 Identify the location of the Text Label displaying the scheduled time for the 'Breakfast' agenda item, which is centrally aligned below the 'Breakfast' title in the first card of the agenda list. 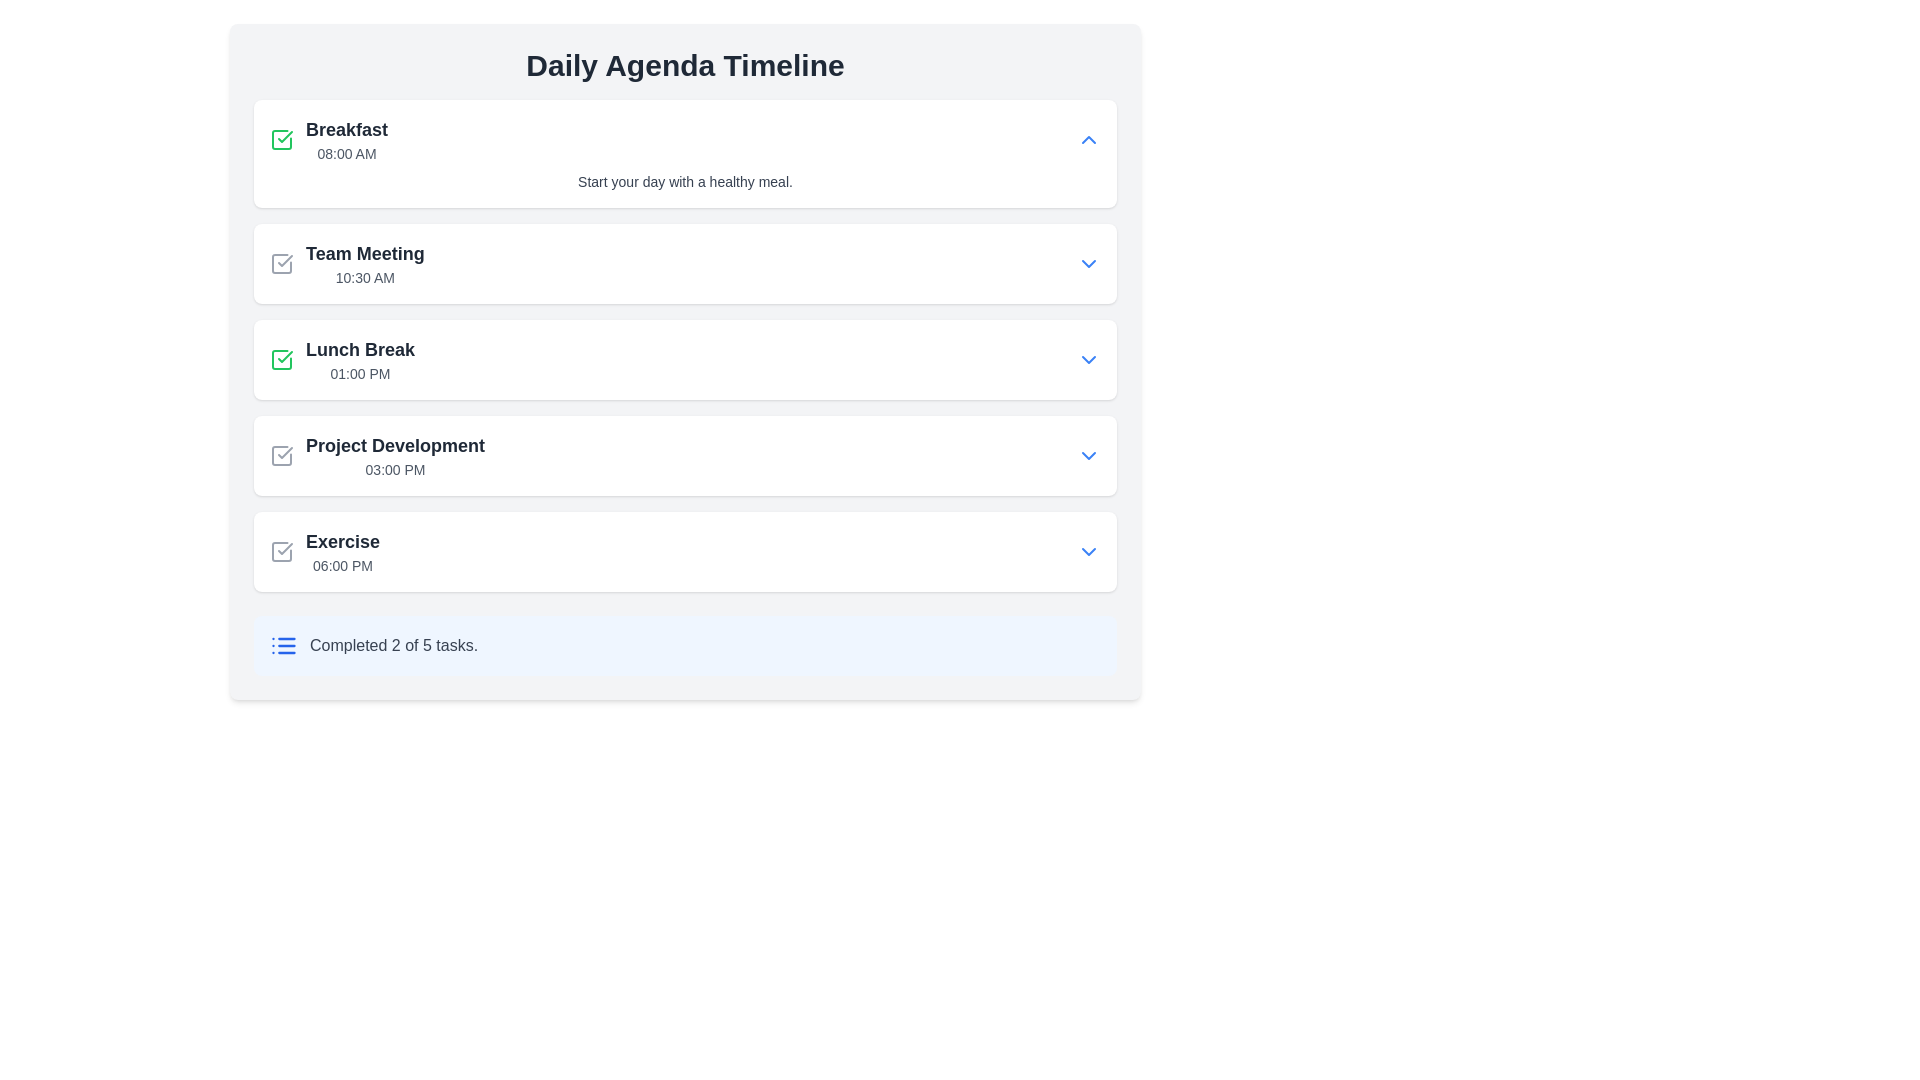
(346, 153).